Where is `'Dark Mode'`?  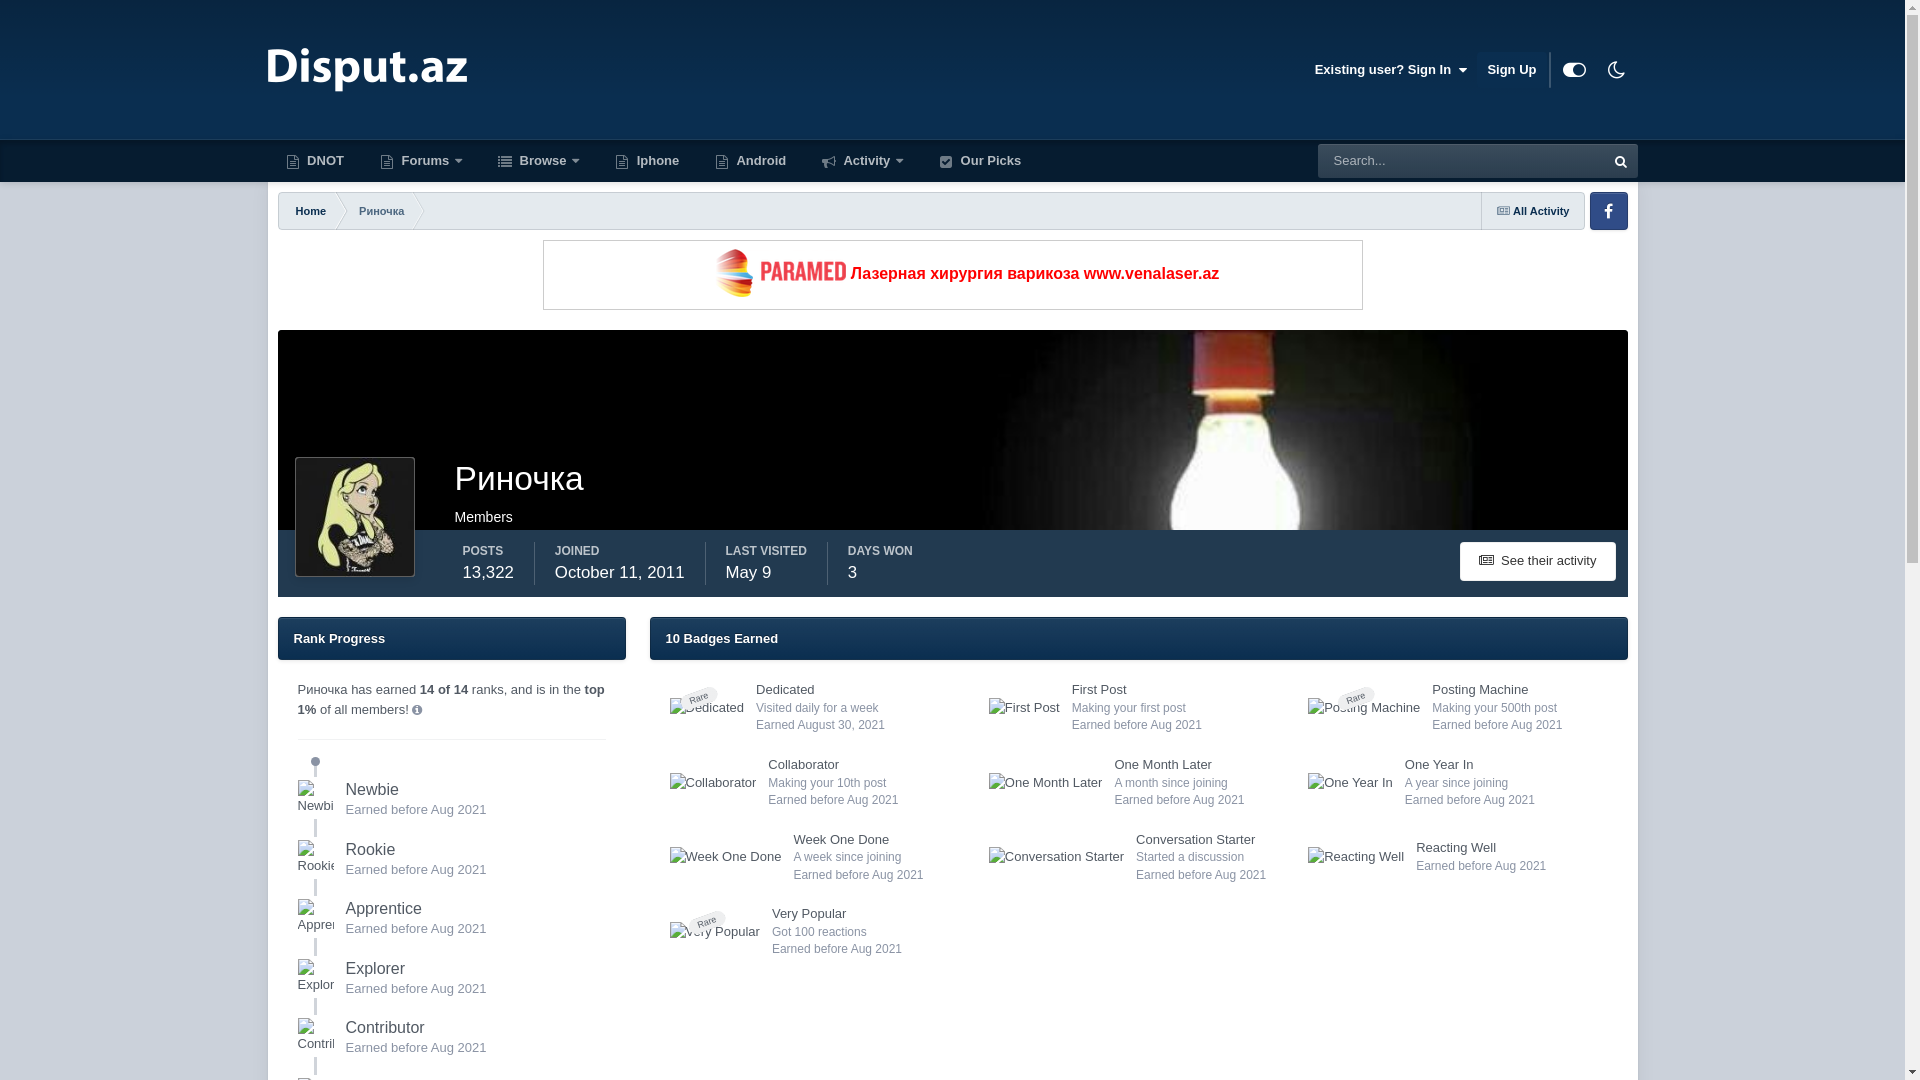
'Dark Mode' is located at coordinates (1595, 68).